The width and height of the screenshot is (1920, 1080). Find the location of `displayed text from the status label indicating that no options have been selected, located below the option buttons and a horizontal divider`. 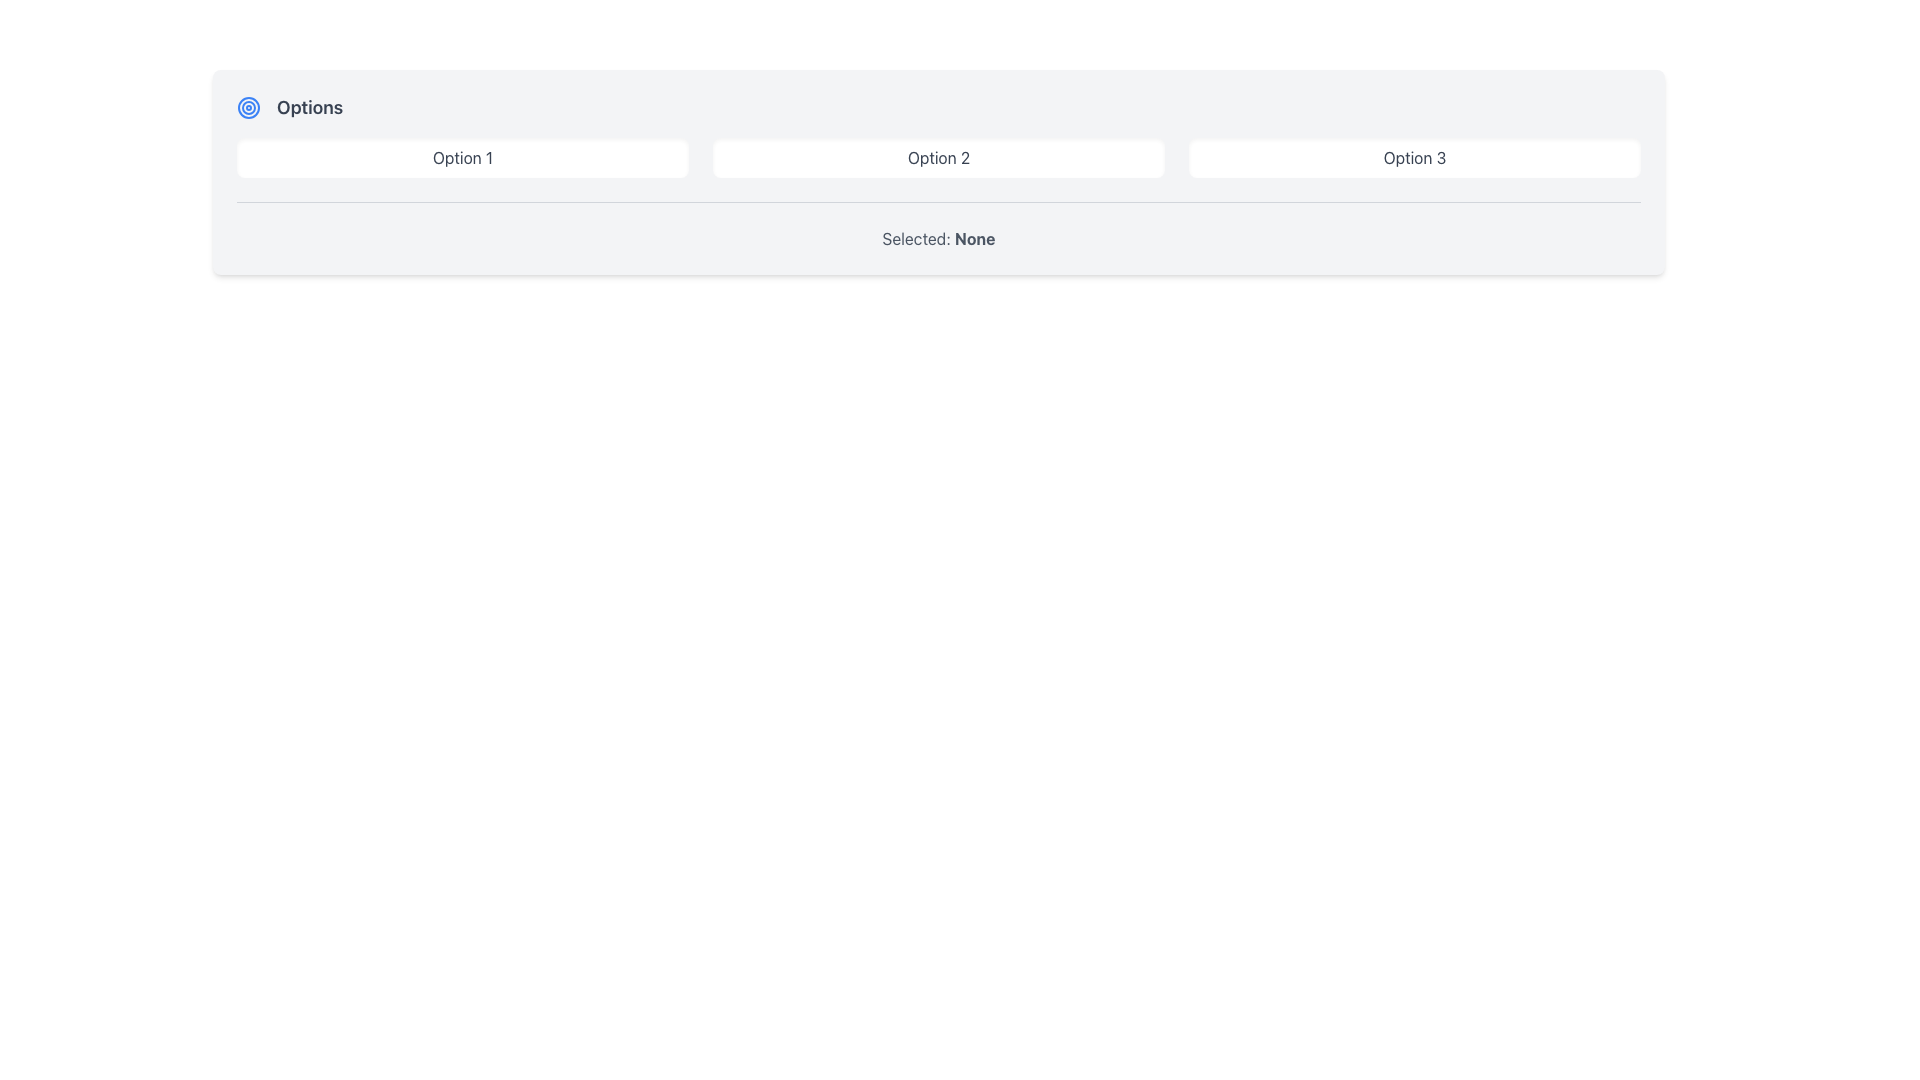

displayed text from the status label indicating that no options have been selected, located below the option buttons and a horizontal divider is located at coordinates (938, 238).